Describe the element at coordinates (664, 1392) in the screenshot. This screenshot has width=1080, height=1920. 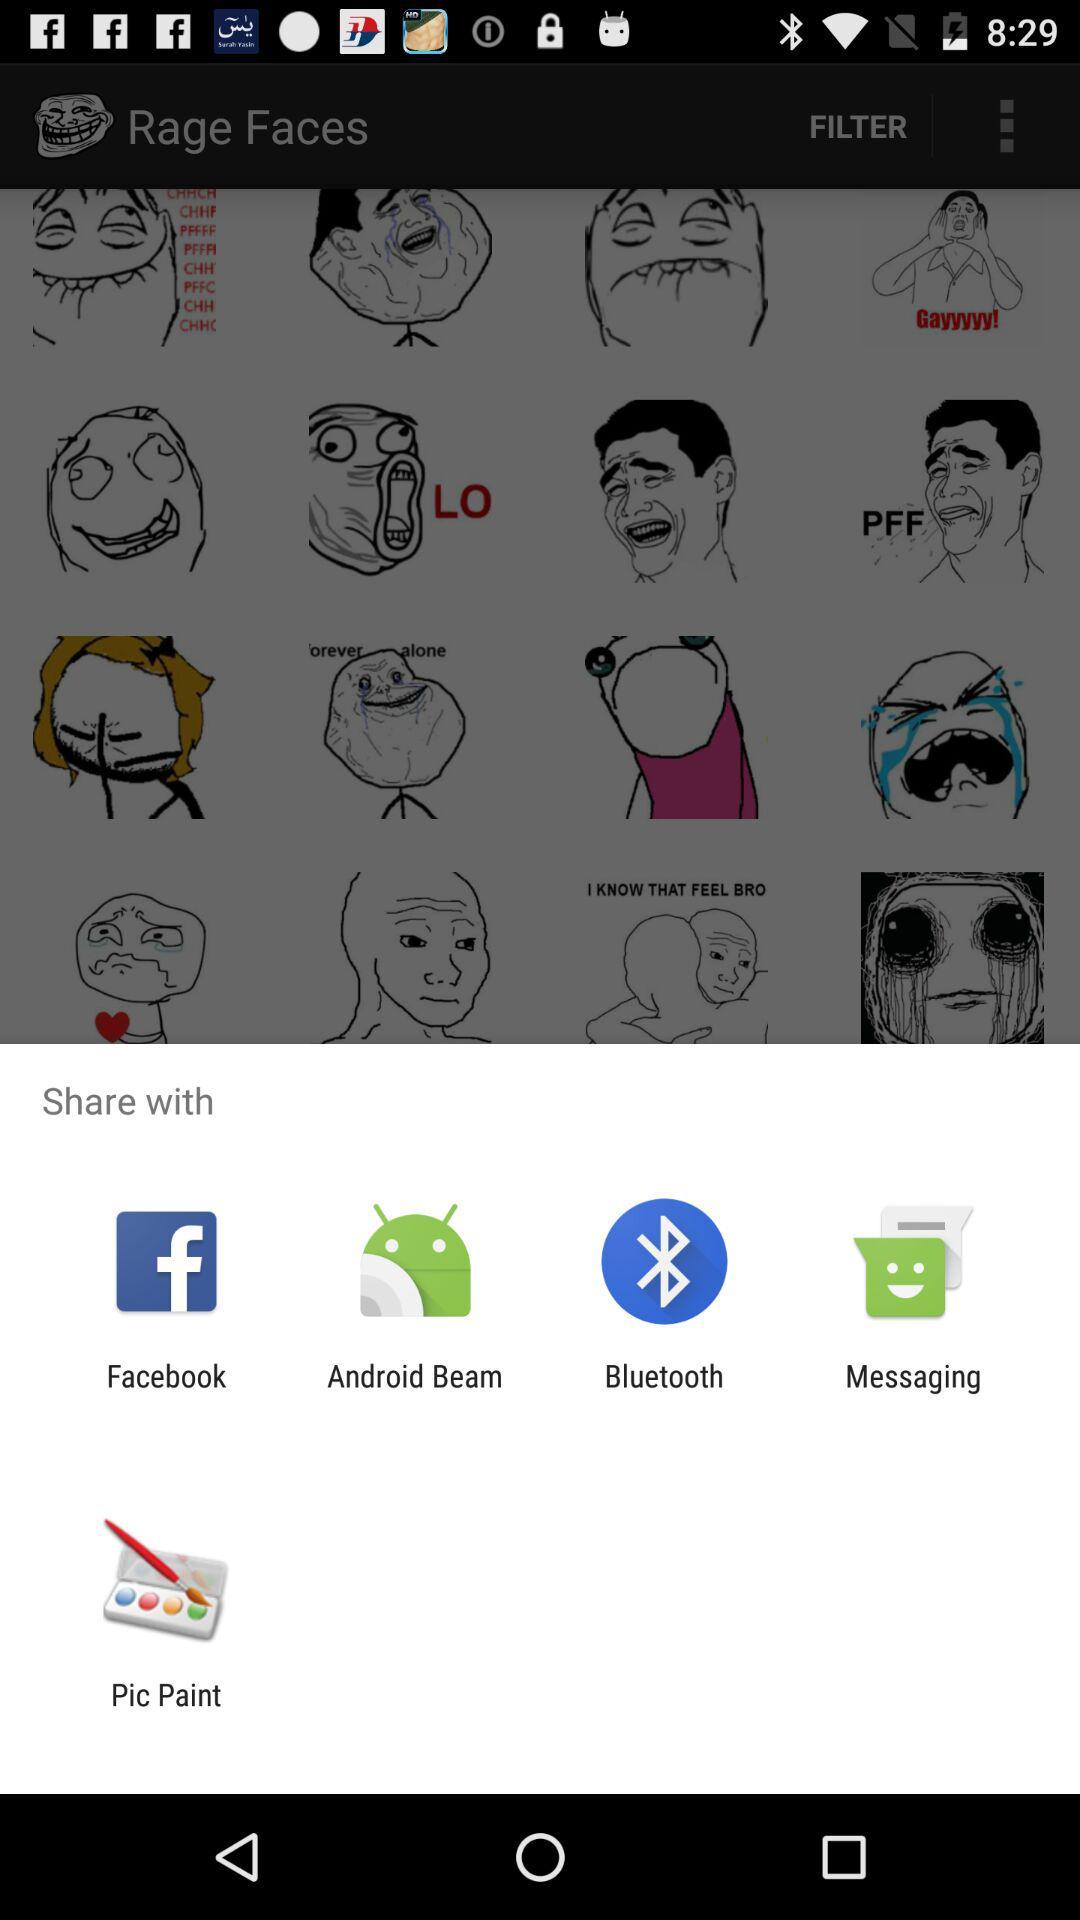
I see `the item next to android beam item` at that location.